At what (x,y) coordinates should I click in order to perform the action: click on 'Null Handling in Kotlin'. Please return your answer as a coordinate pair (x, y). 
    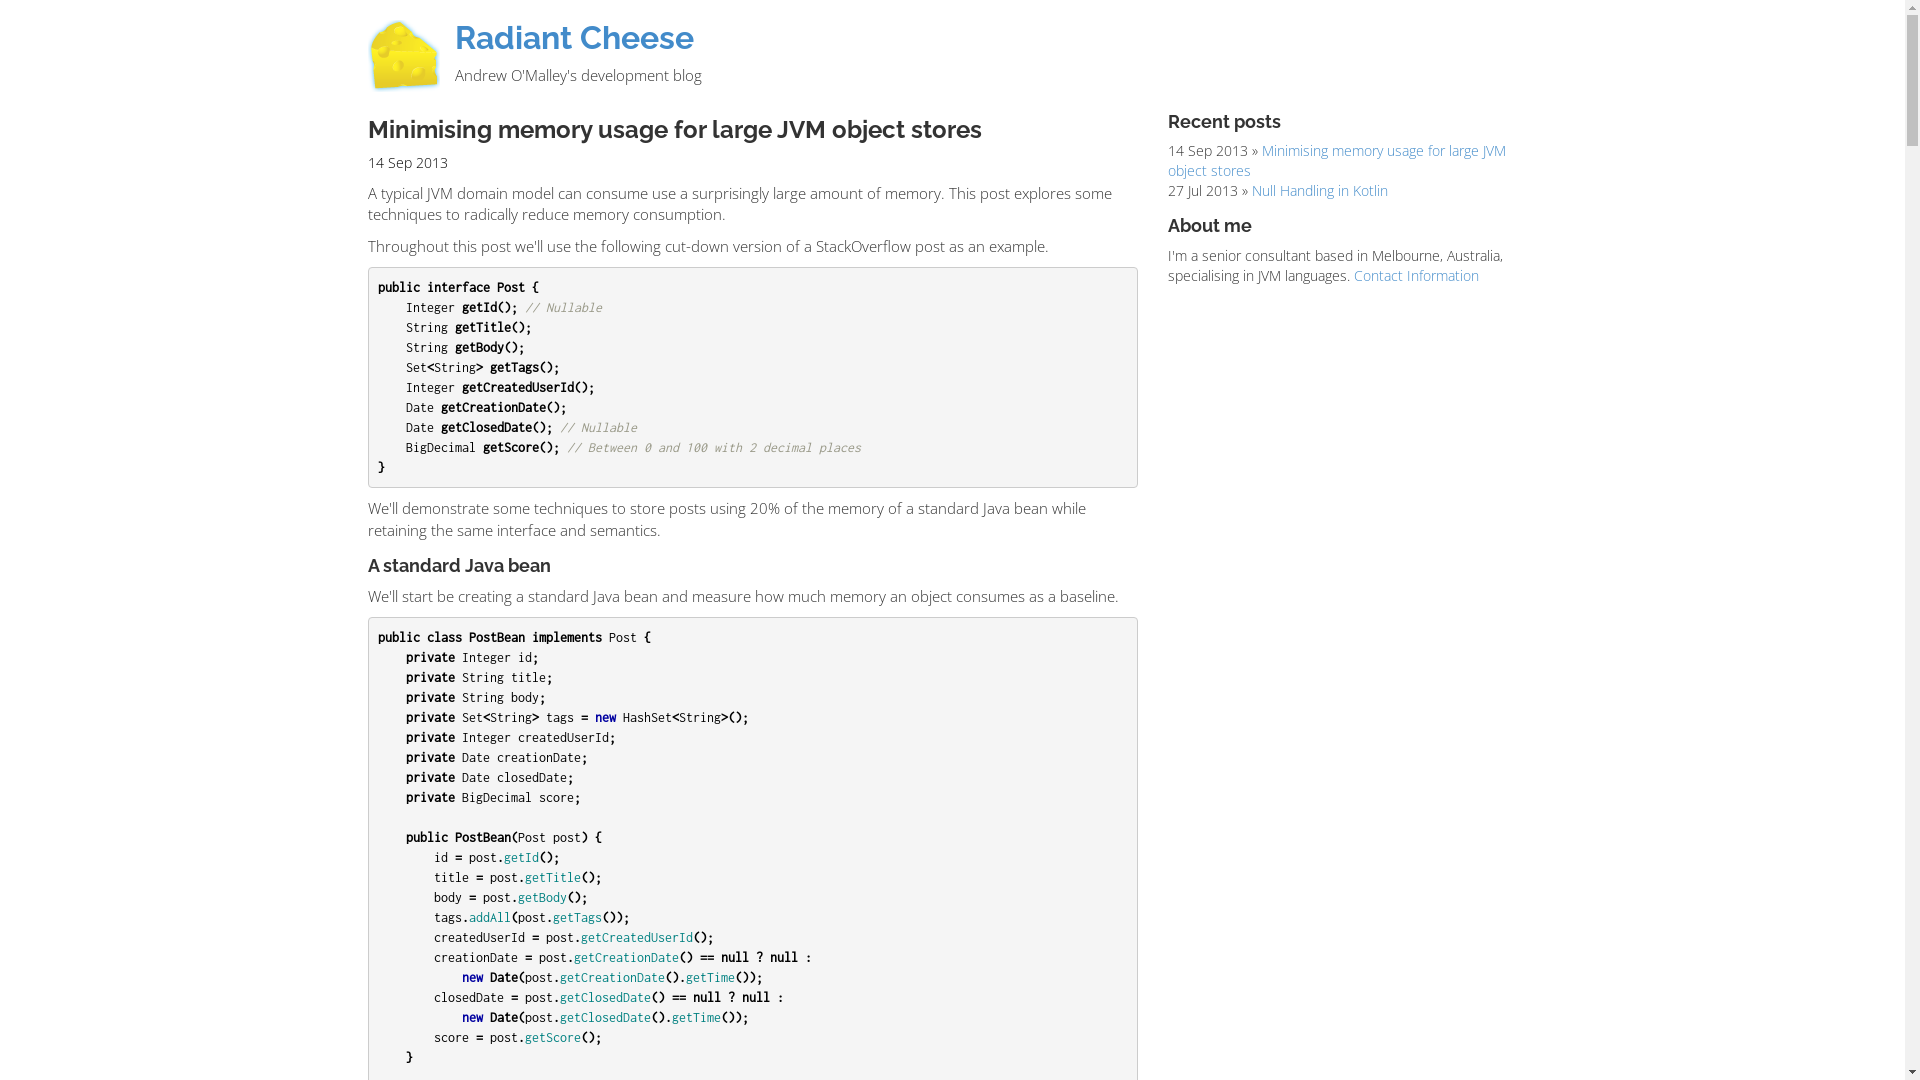
    Looking at the image, I should click on (1320, 190).